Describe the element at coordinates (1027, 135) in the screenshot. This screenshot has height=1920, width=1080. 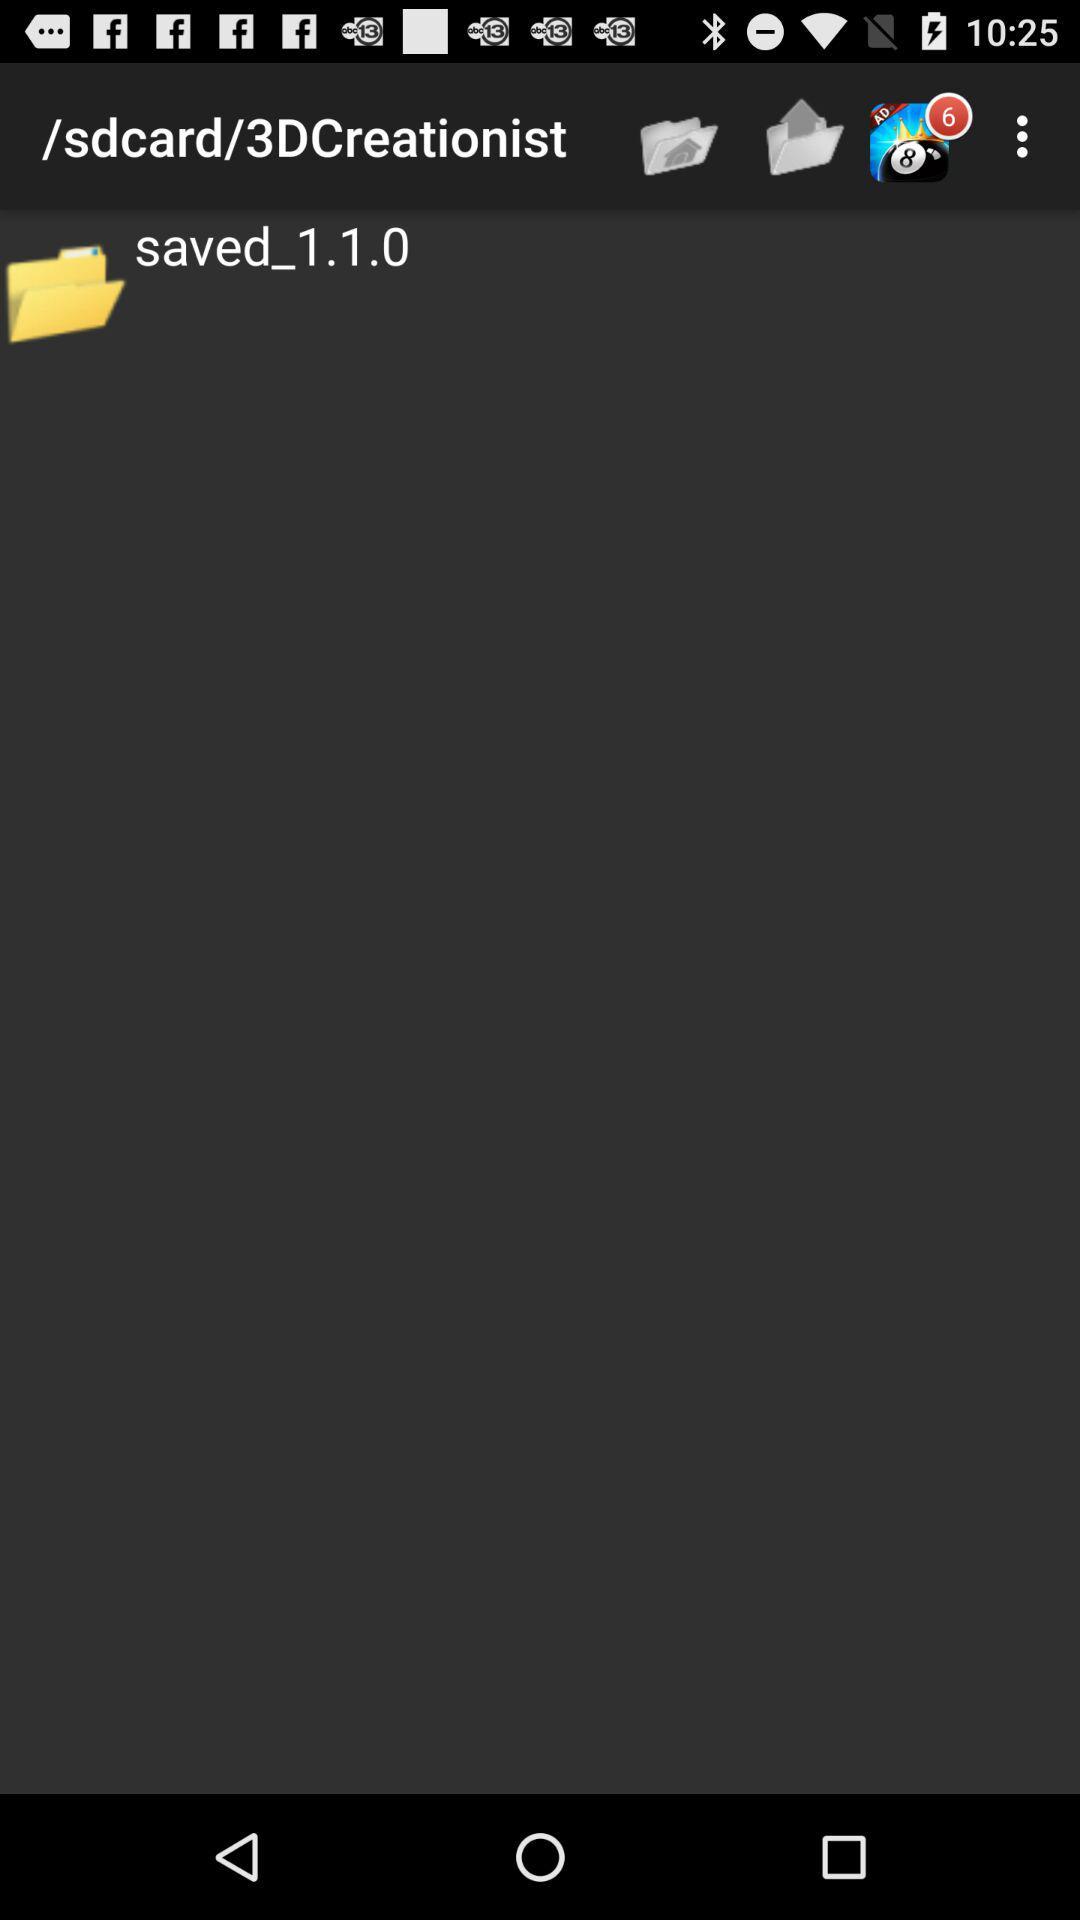
I see `app next to 6 icon` at that location.